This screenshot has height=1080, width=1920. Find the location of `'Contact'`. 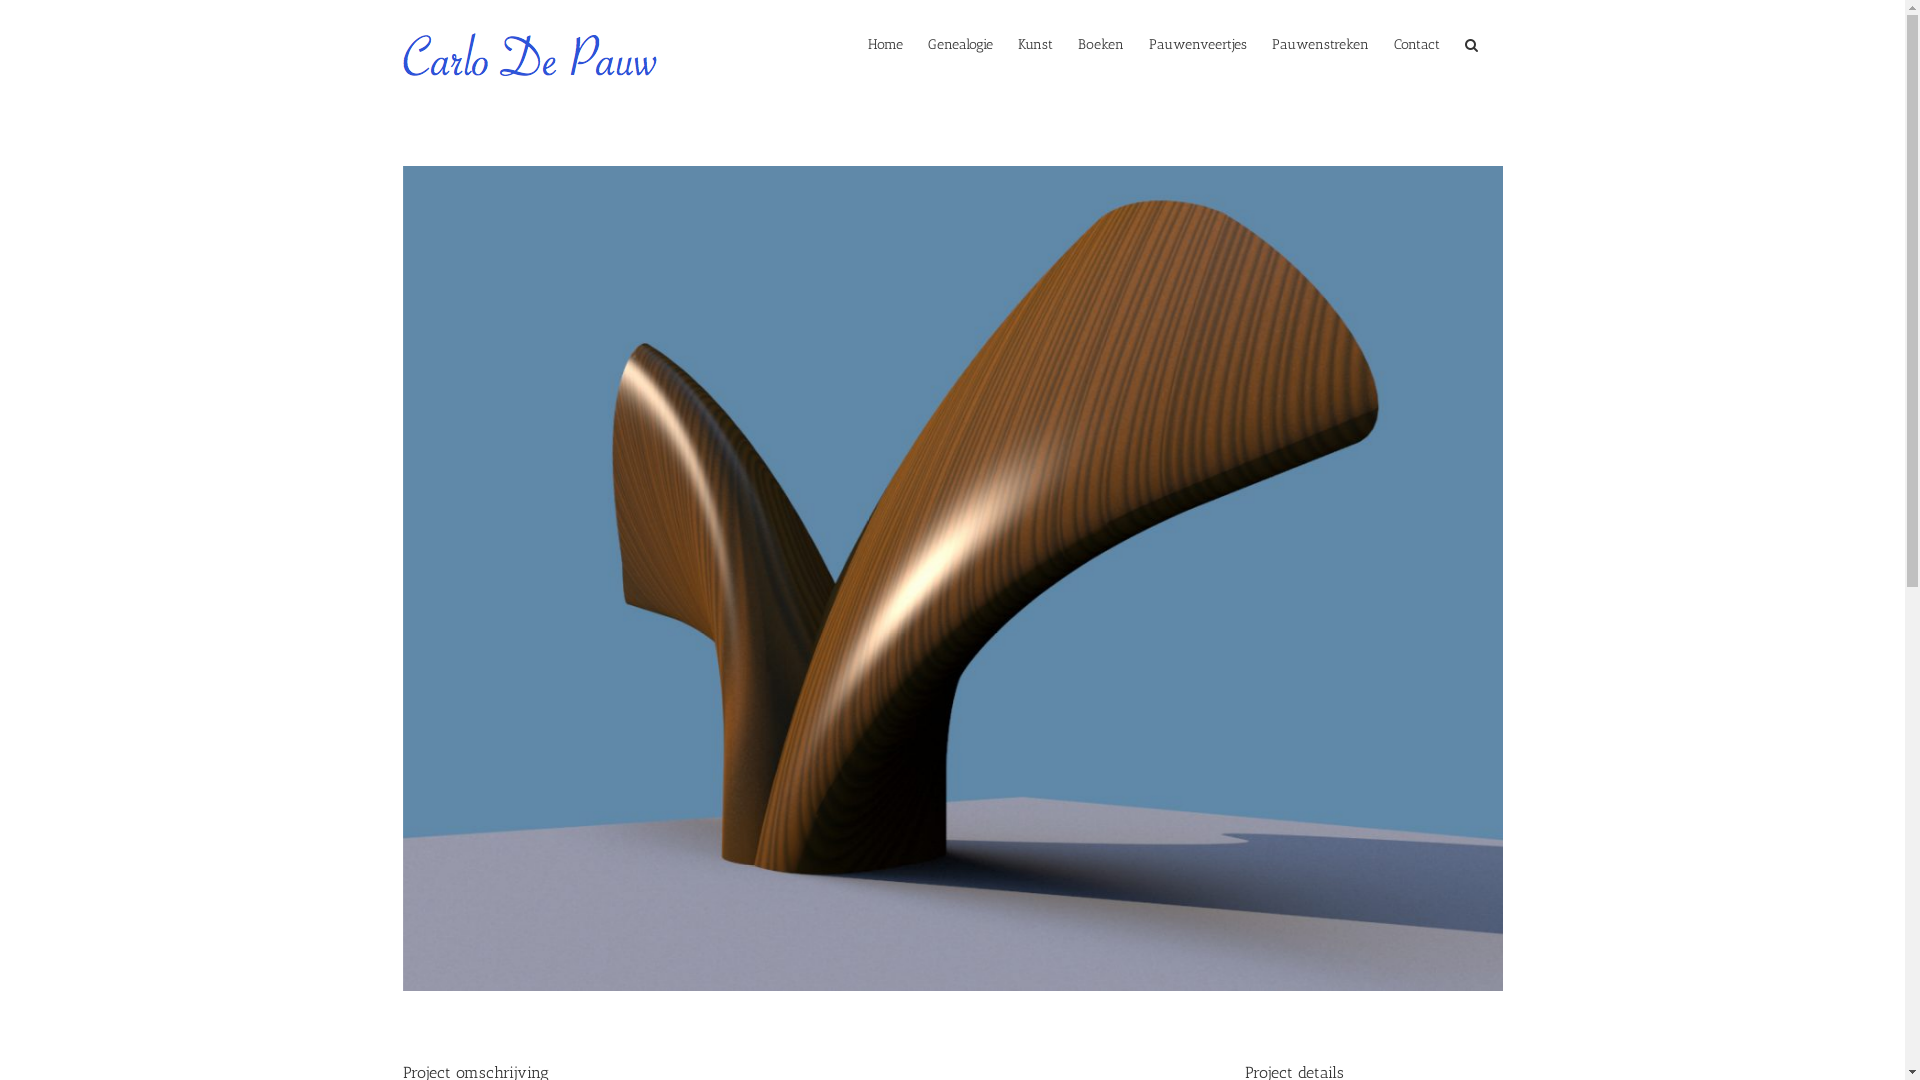

'Contact' is located at coordinates (1415, 42).